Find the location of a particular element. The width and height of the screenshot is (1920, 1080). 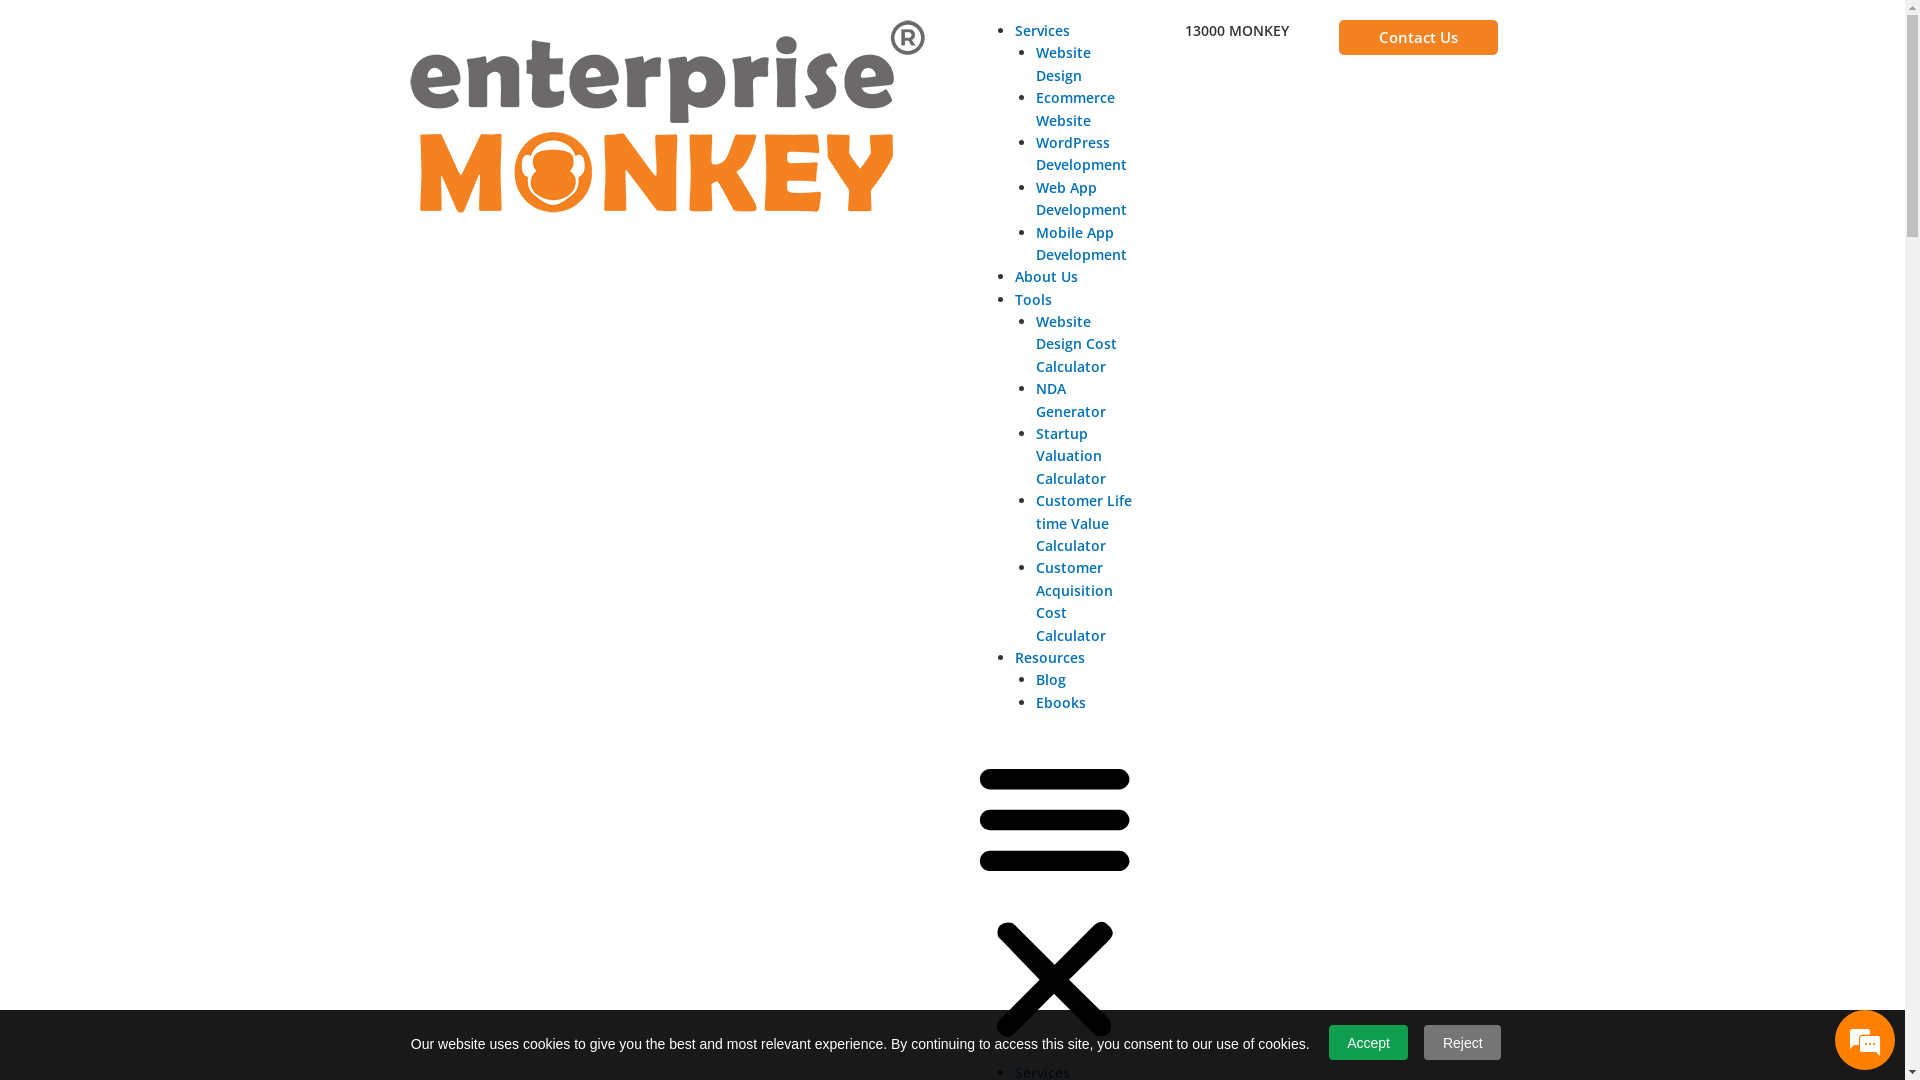

'Web App Development' is located at coordinates (1036, 198).